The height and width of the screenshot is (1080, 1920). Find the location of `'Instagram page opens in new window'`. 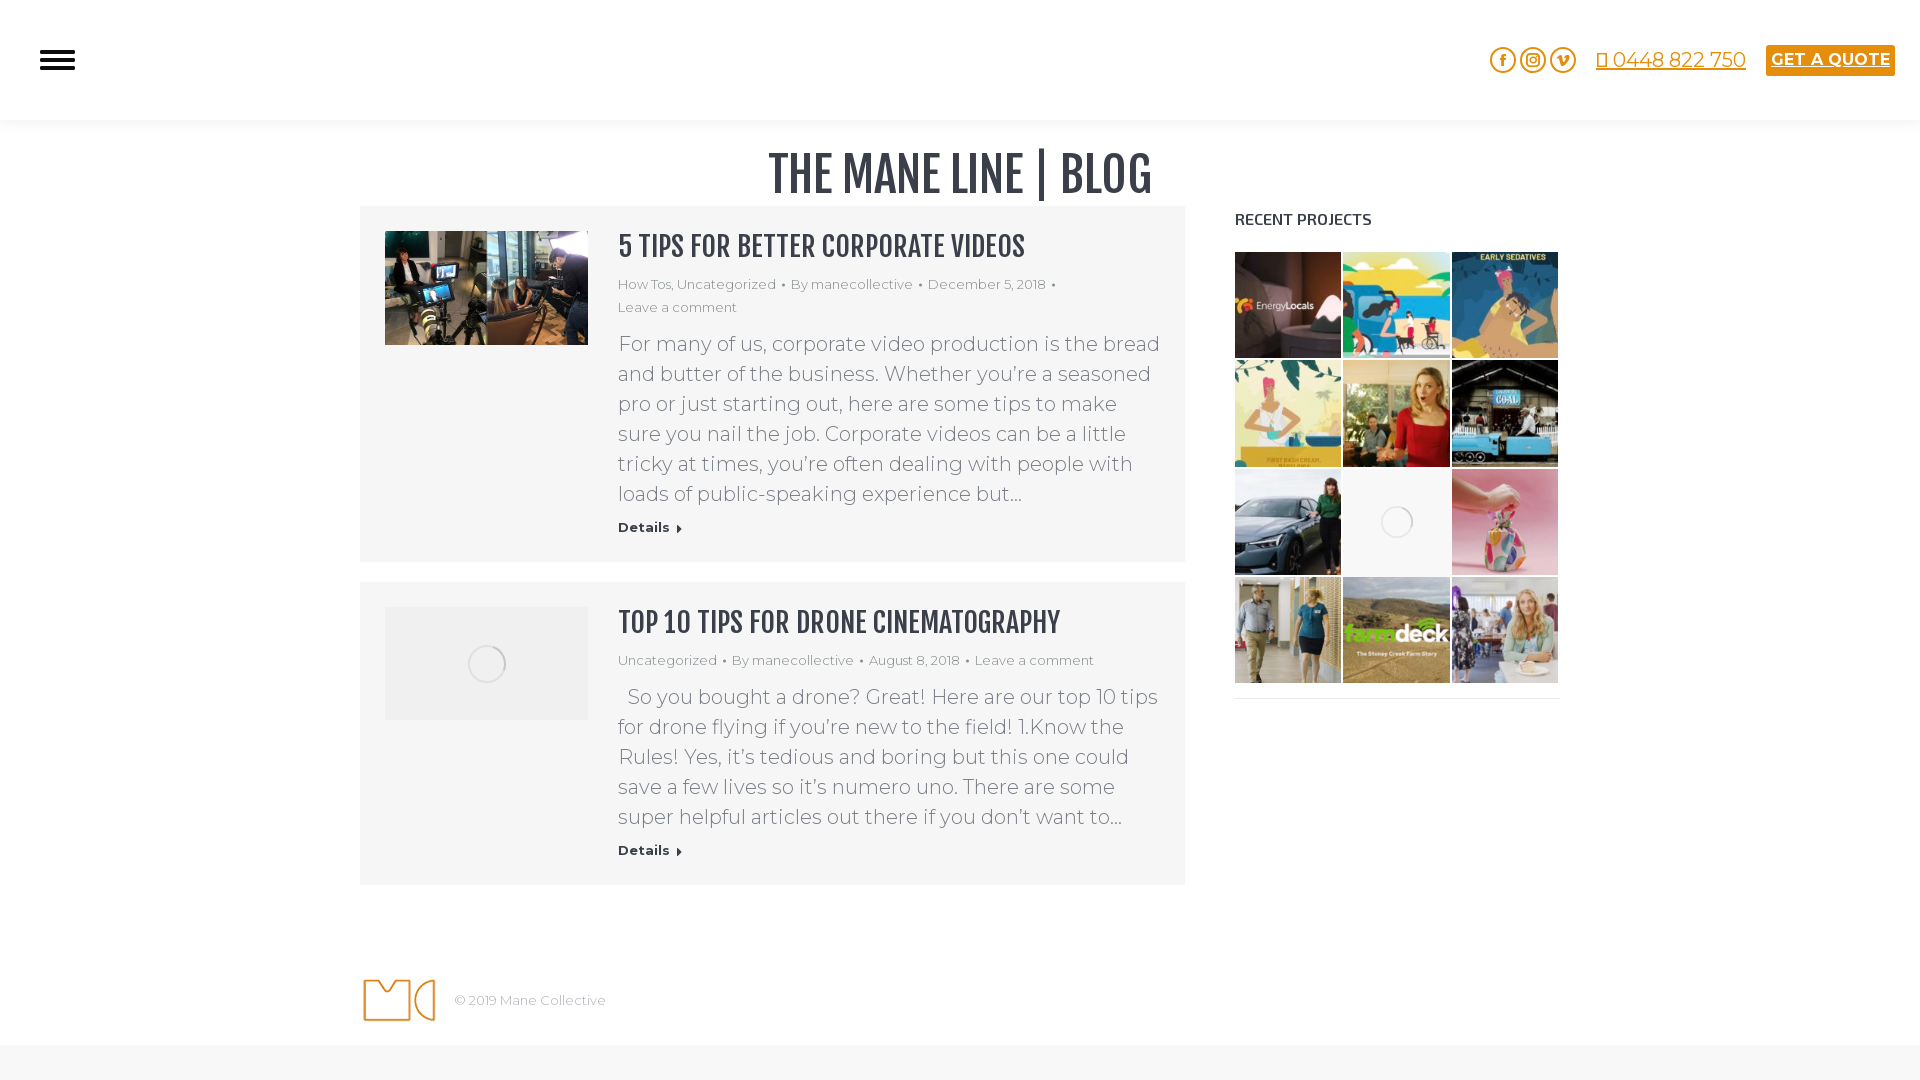

'Instagram page opens in new window' is located at coordinates (1520, 59).